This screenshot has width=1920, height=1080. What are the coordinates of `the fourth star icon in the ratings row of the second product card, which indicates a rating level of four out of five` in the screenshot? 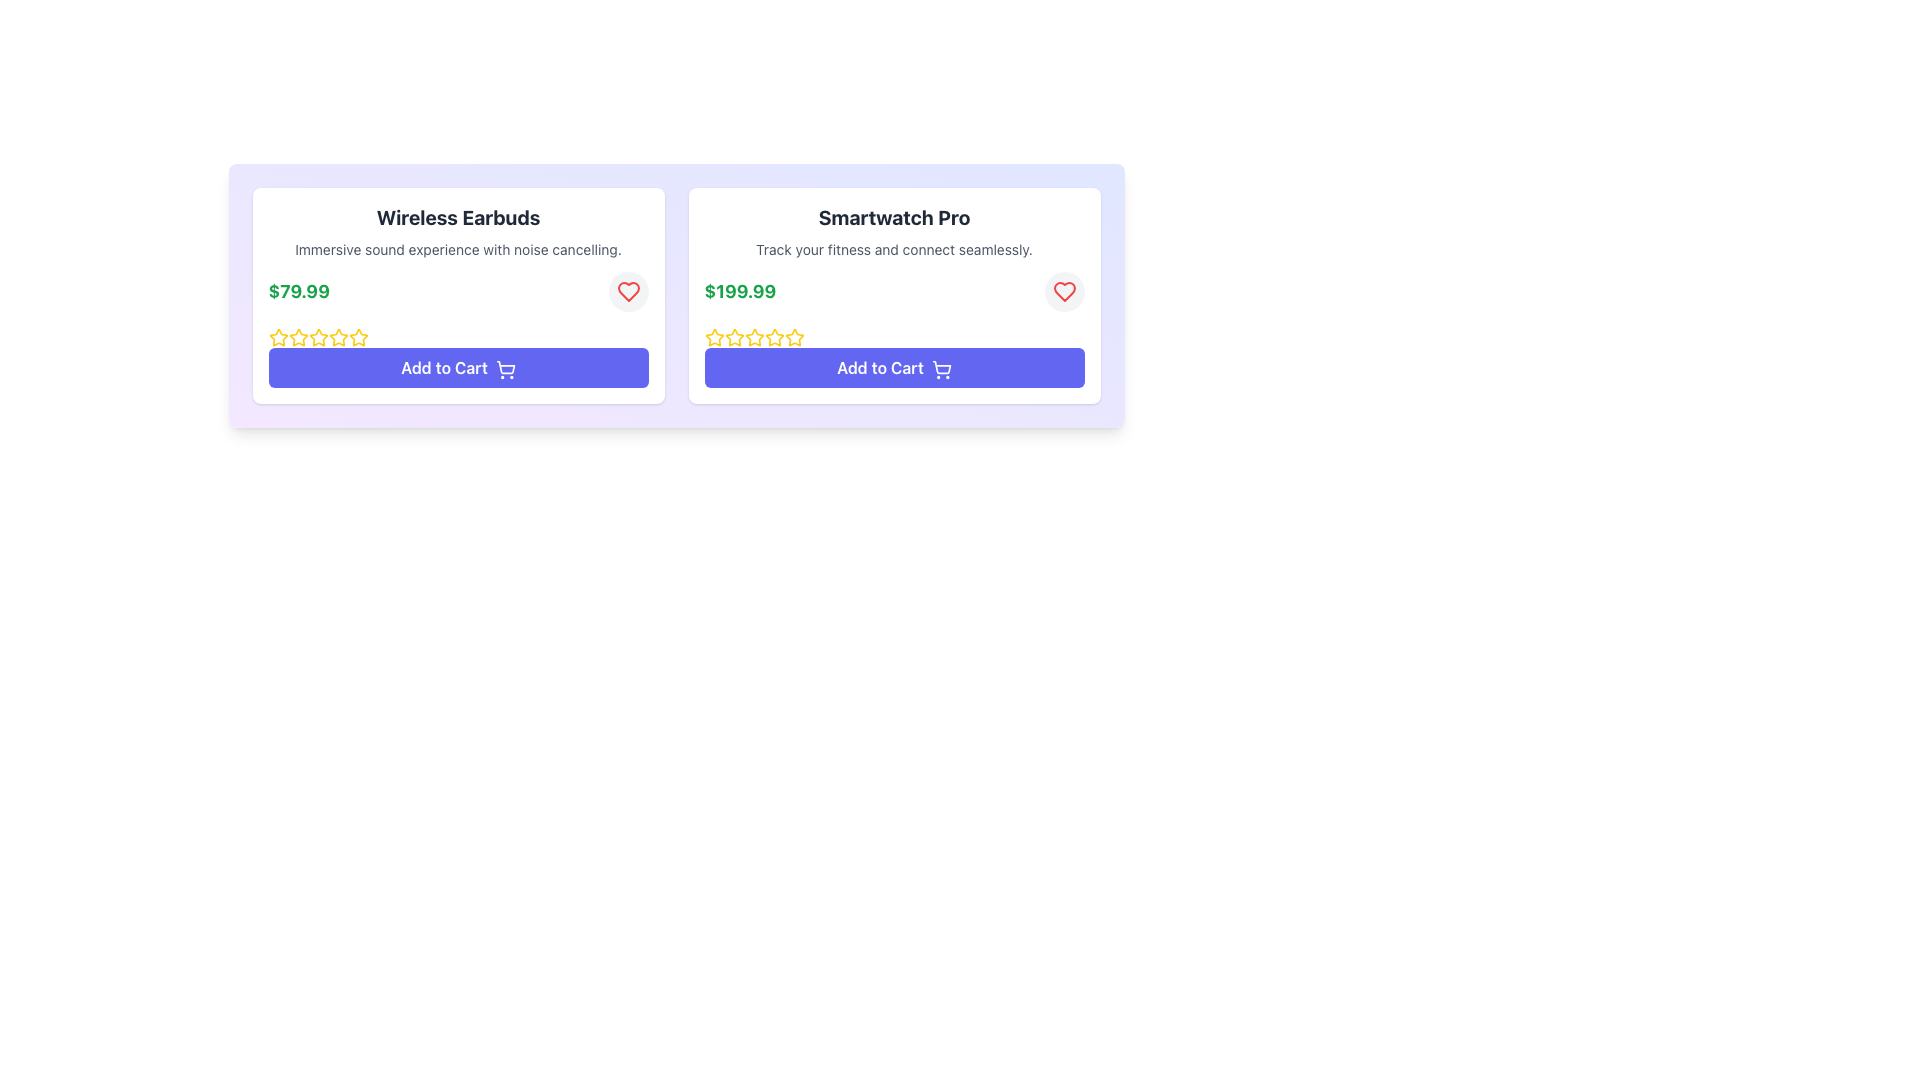 It's located at (793, 336).